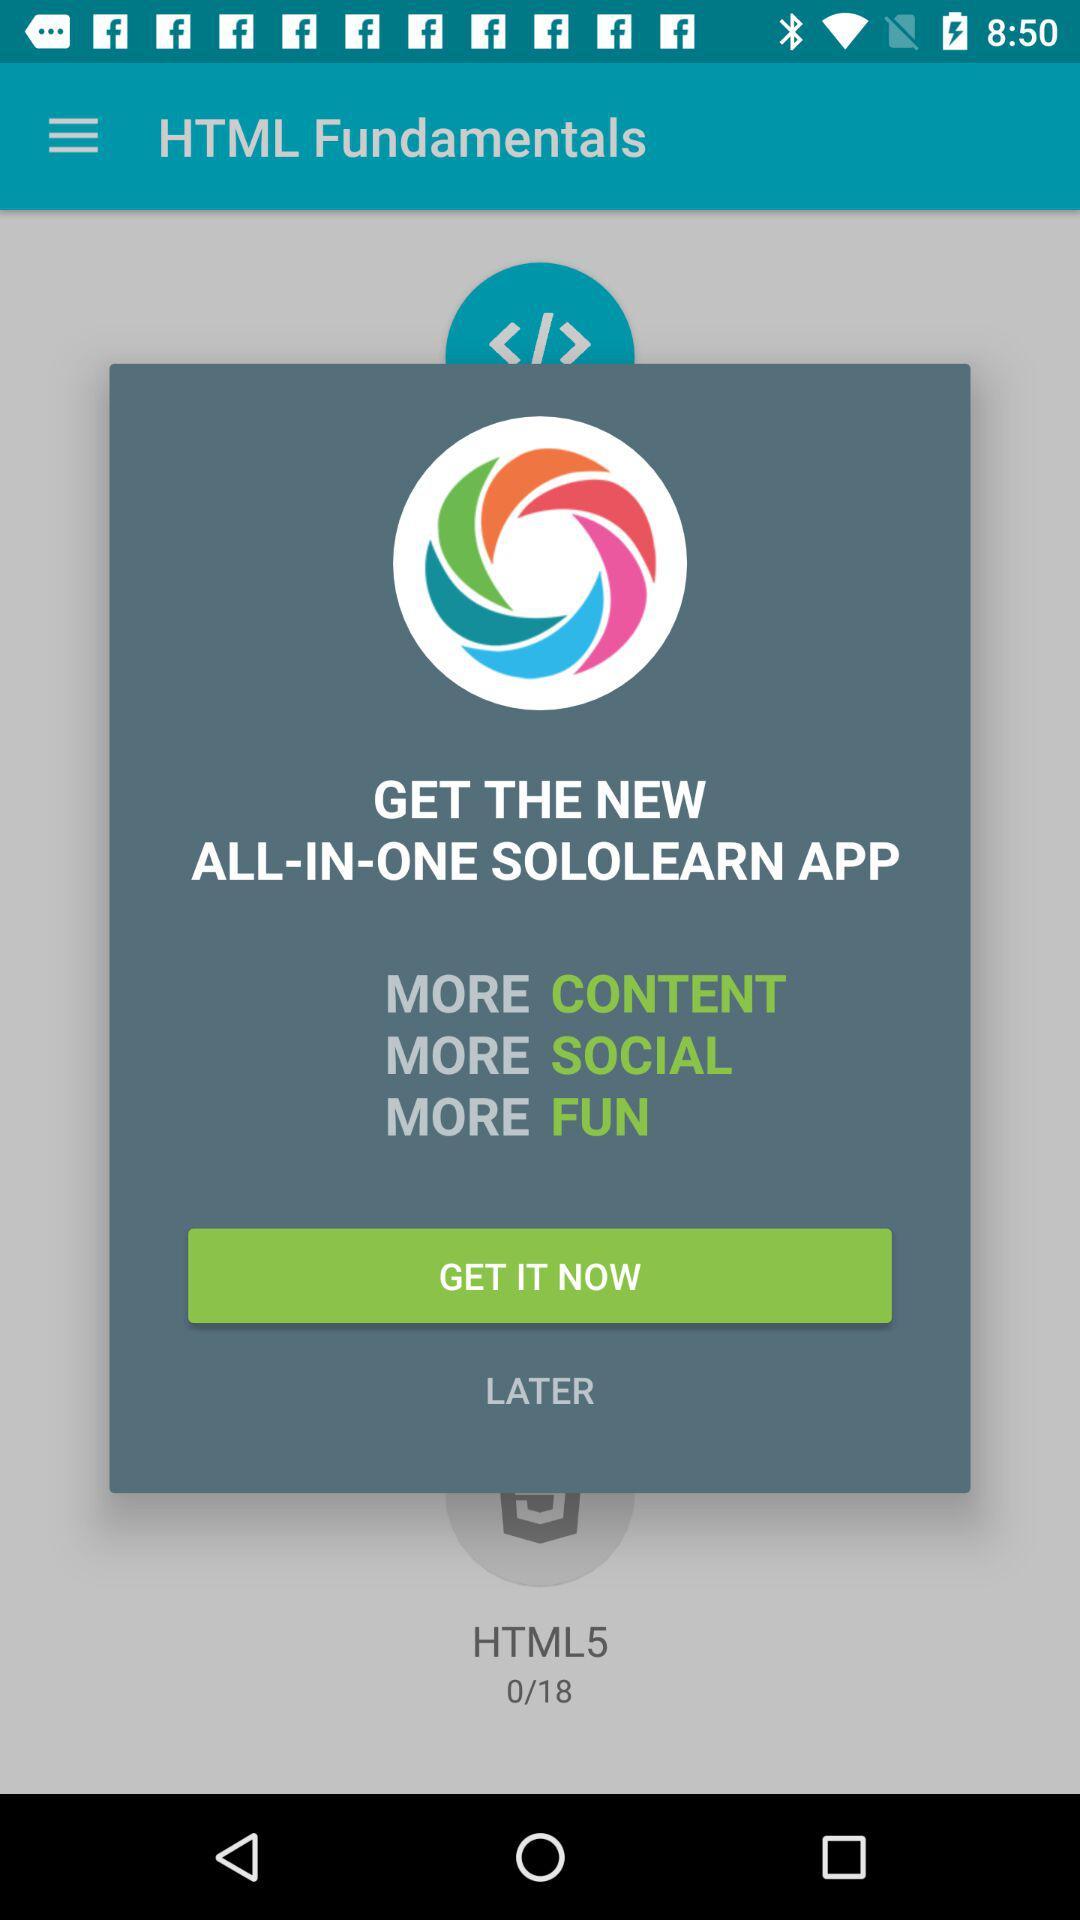 The image size is (1080, 1920). What do you see at coordinates (540, 1388) in the screenshot?
I see `later icon` at bounding box center [540, 1388].